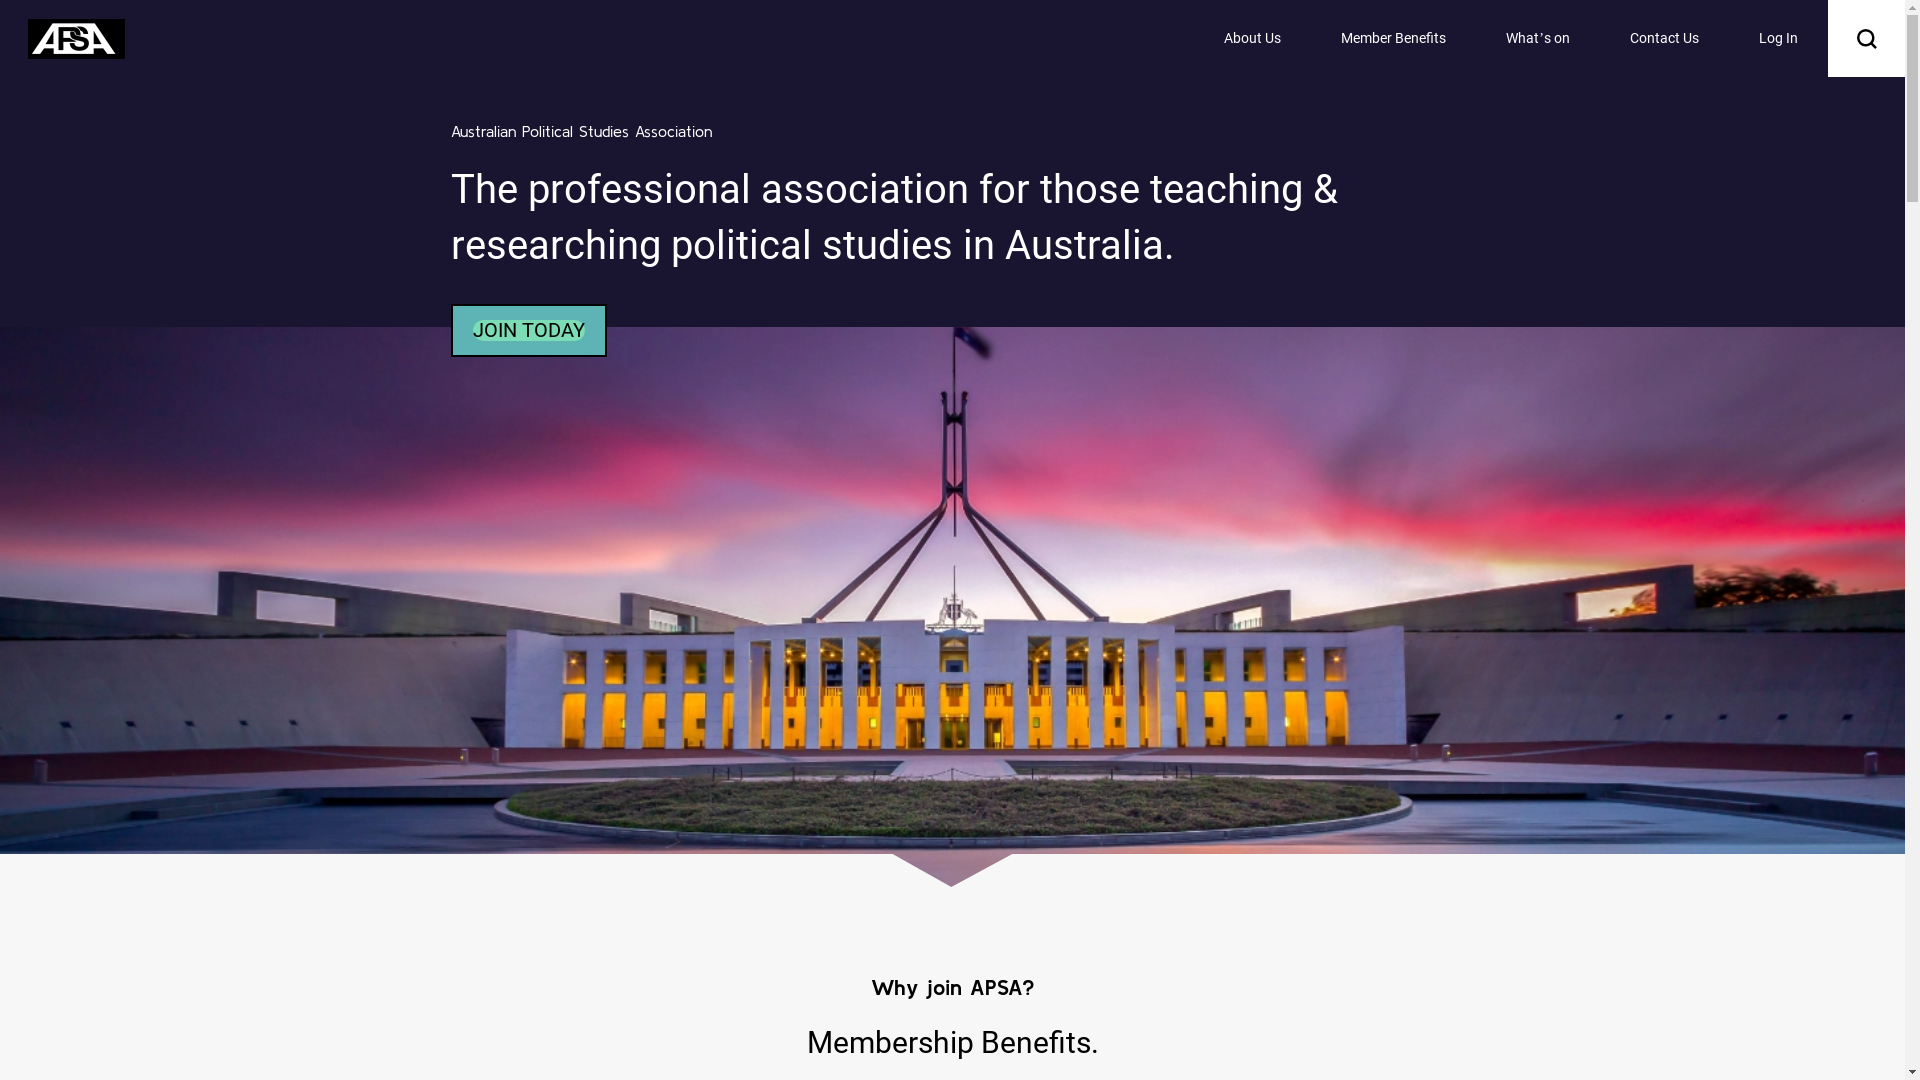 This screenshot has width=1920, height=1080. Describe the element at coordinates (470, 329) in the screenshot. I see `'JOIN TODAY'` at that location.